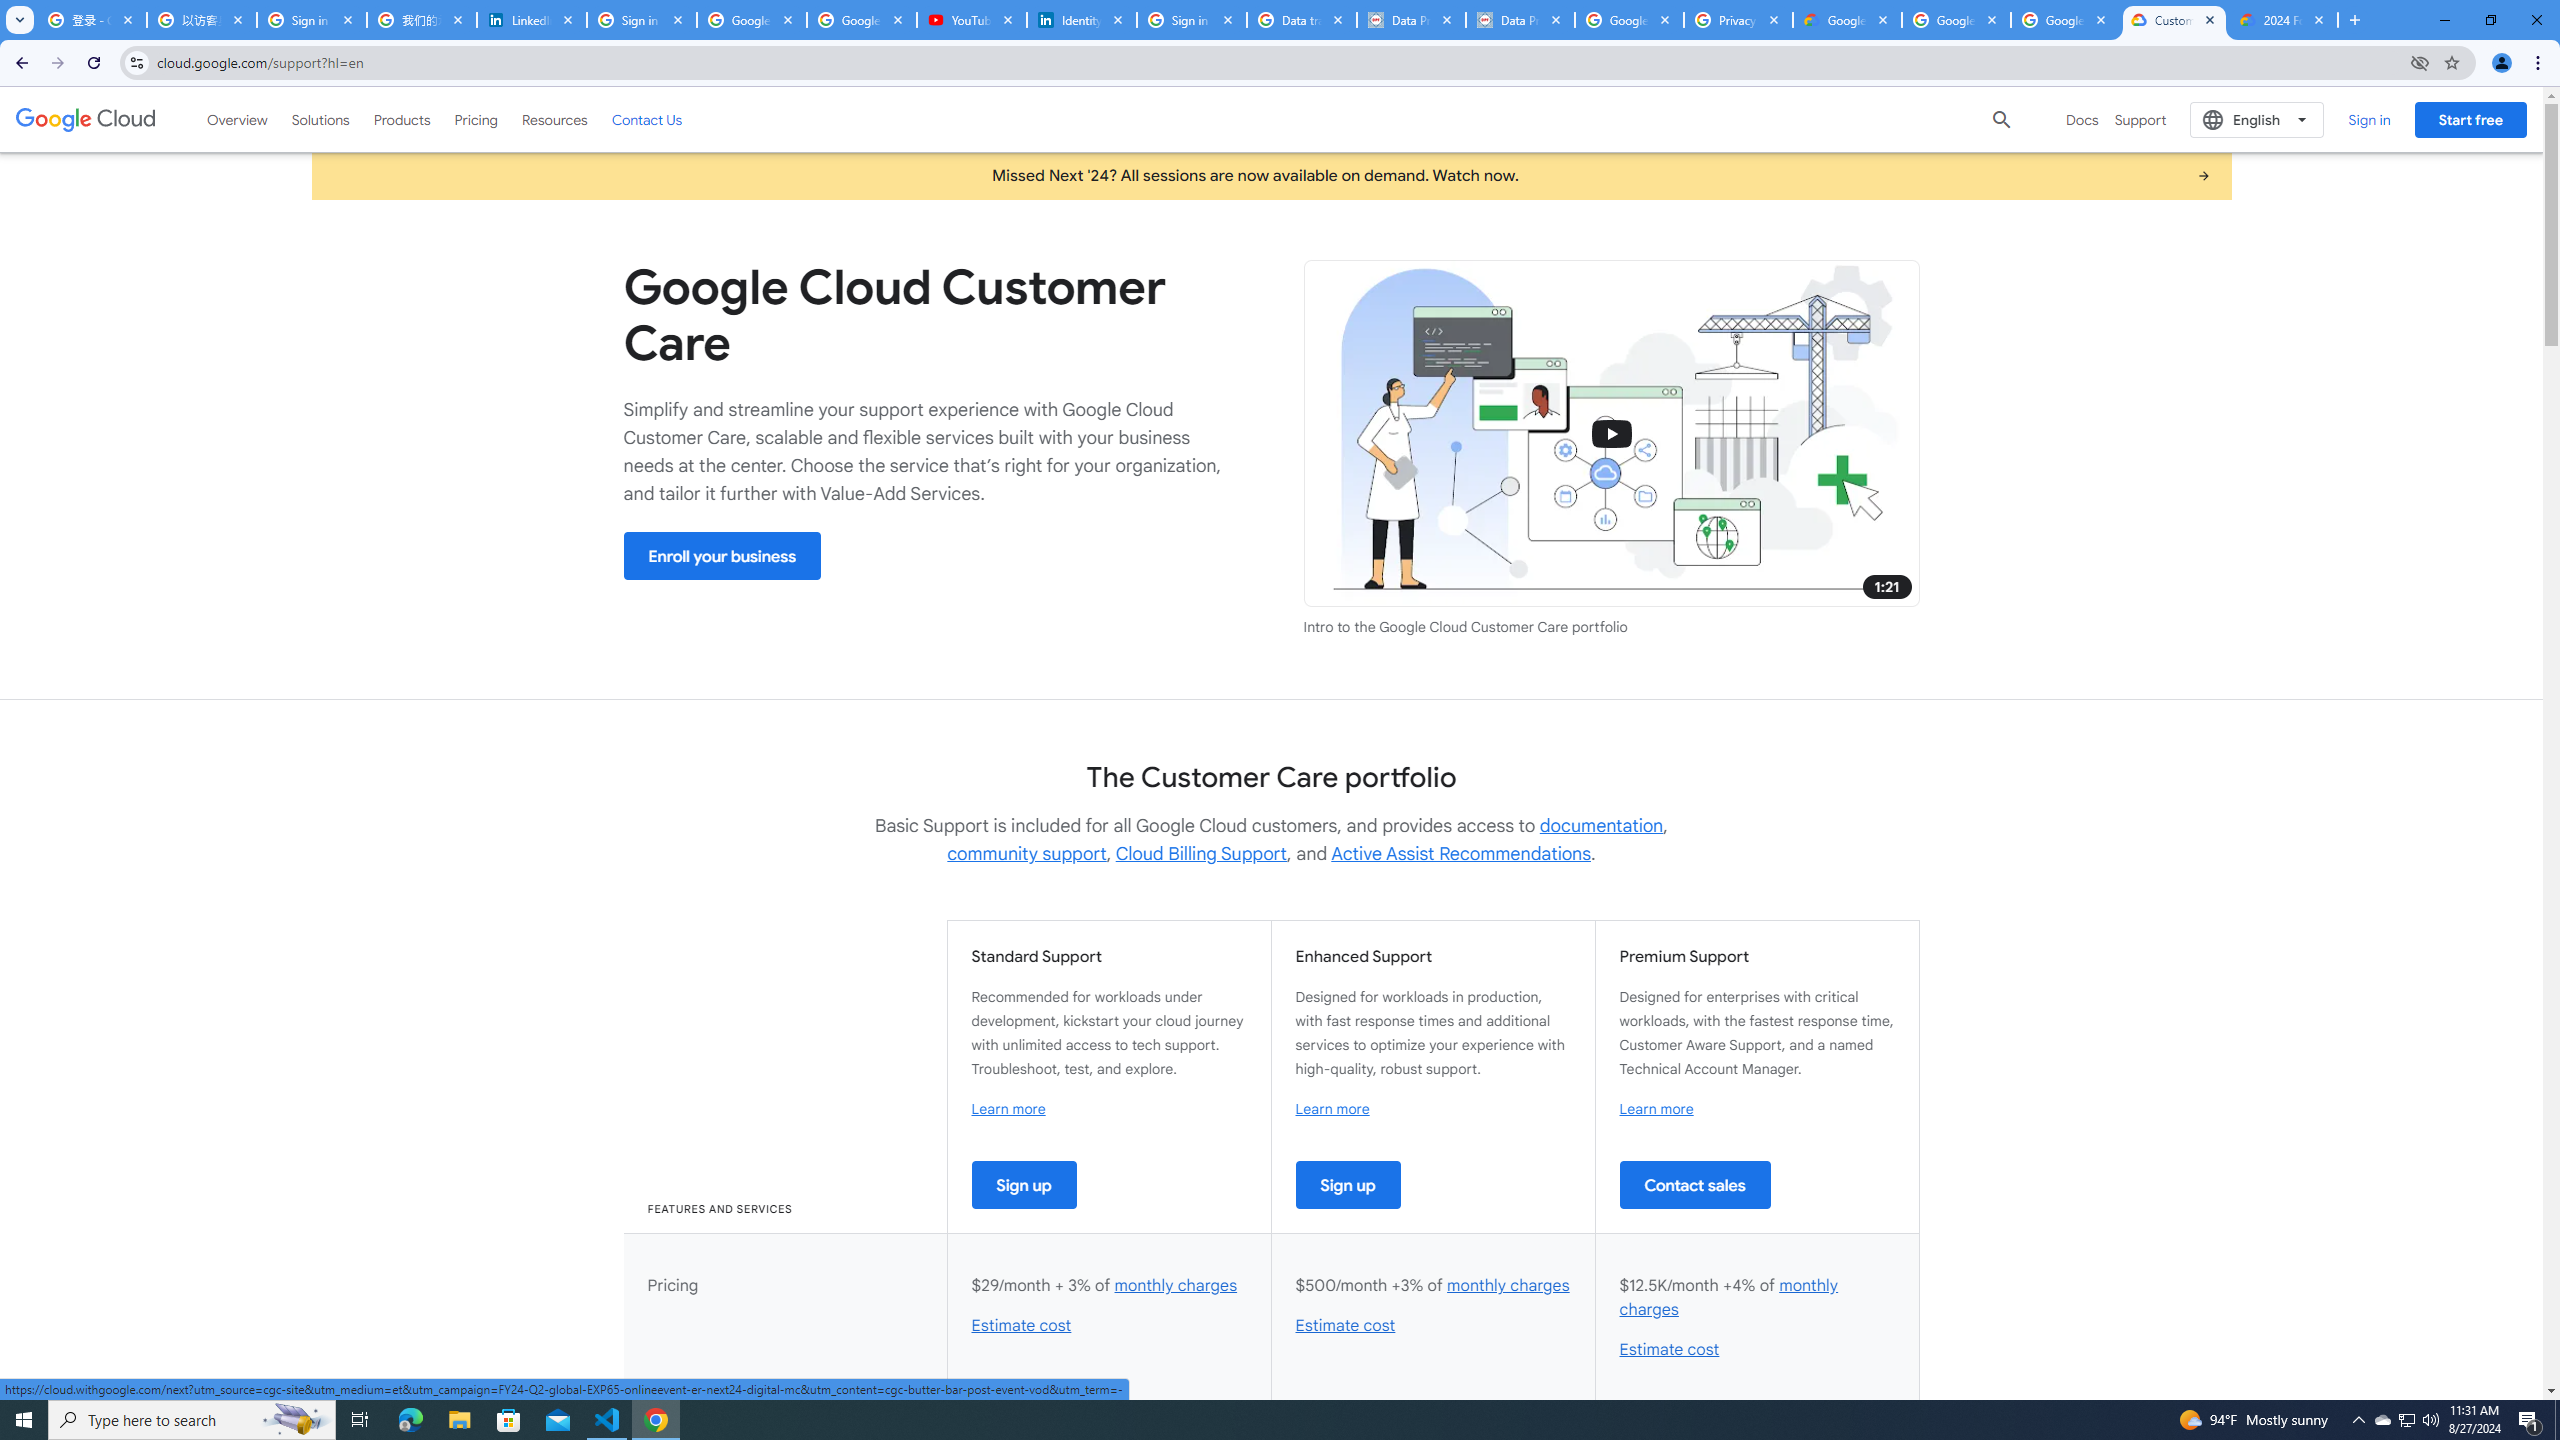  What do you see at coordinates (85, 118) in the screenshot?
I see `'Google Cloud'` at bounding box center [85, 118].